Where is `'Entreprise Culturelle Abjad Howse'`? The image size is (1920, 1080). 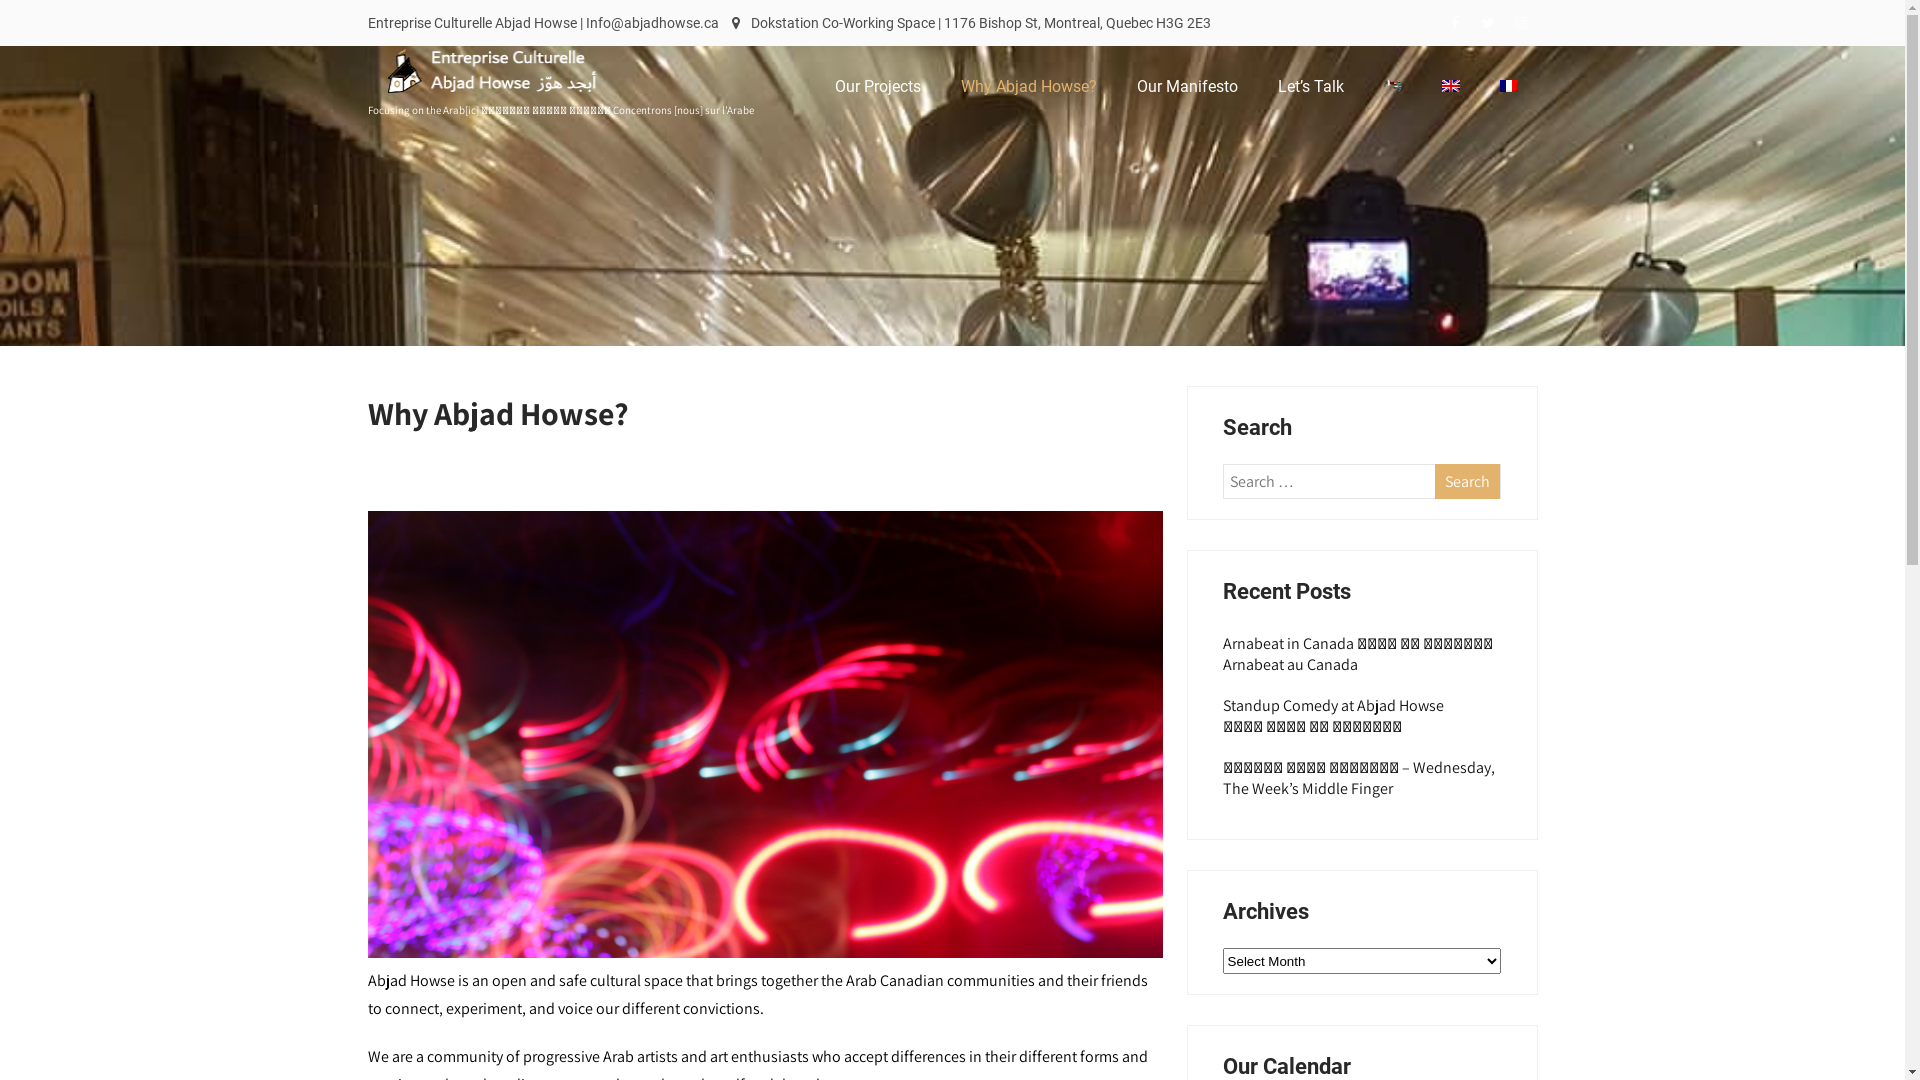
'Entreprise Culturelle Abjad Howse' is located at coordinates (508, 99).